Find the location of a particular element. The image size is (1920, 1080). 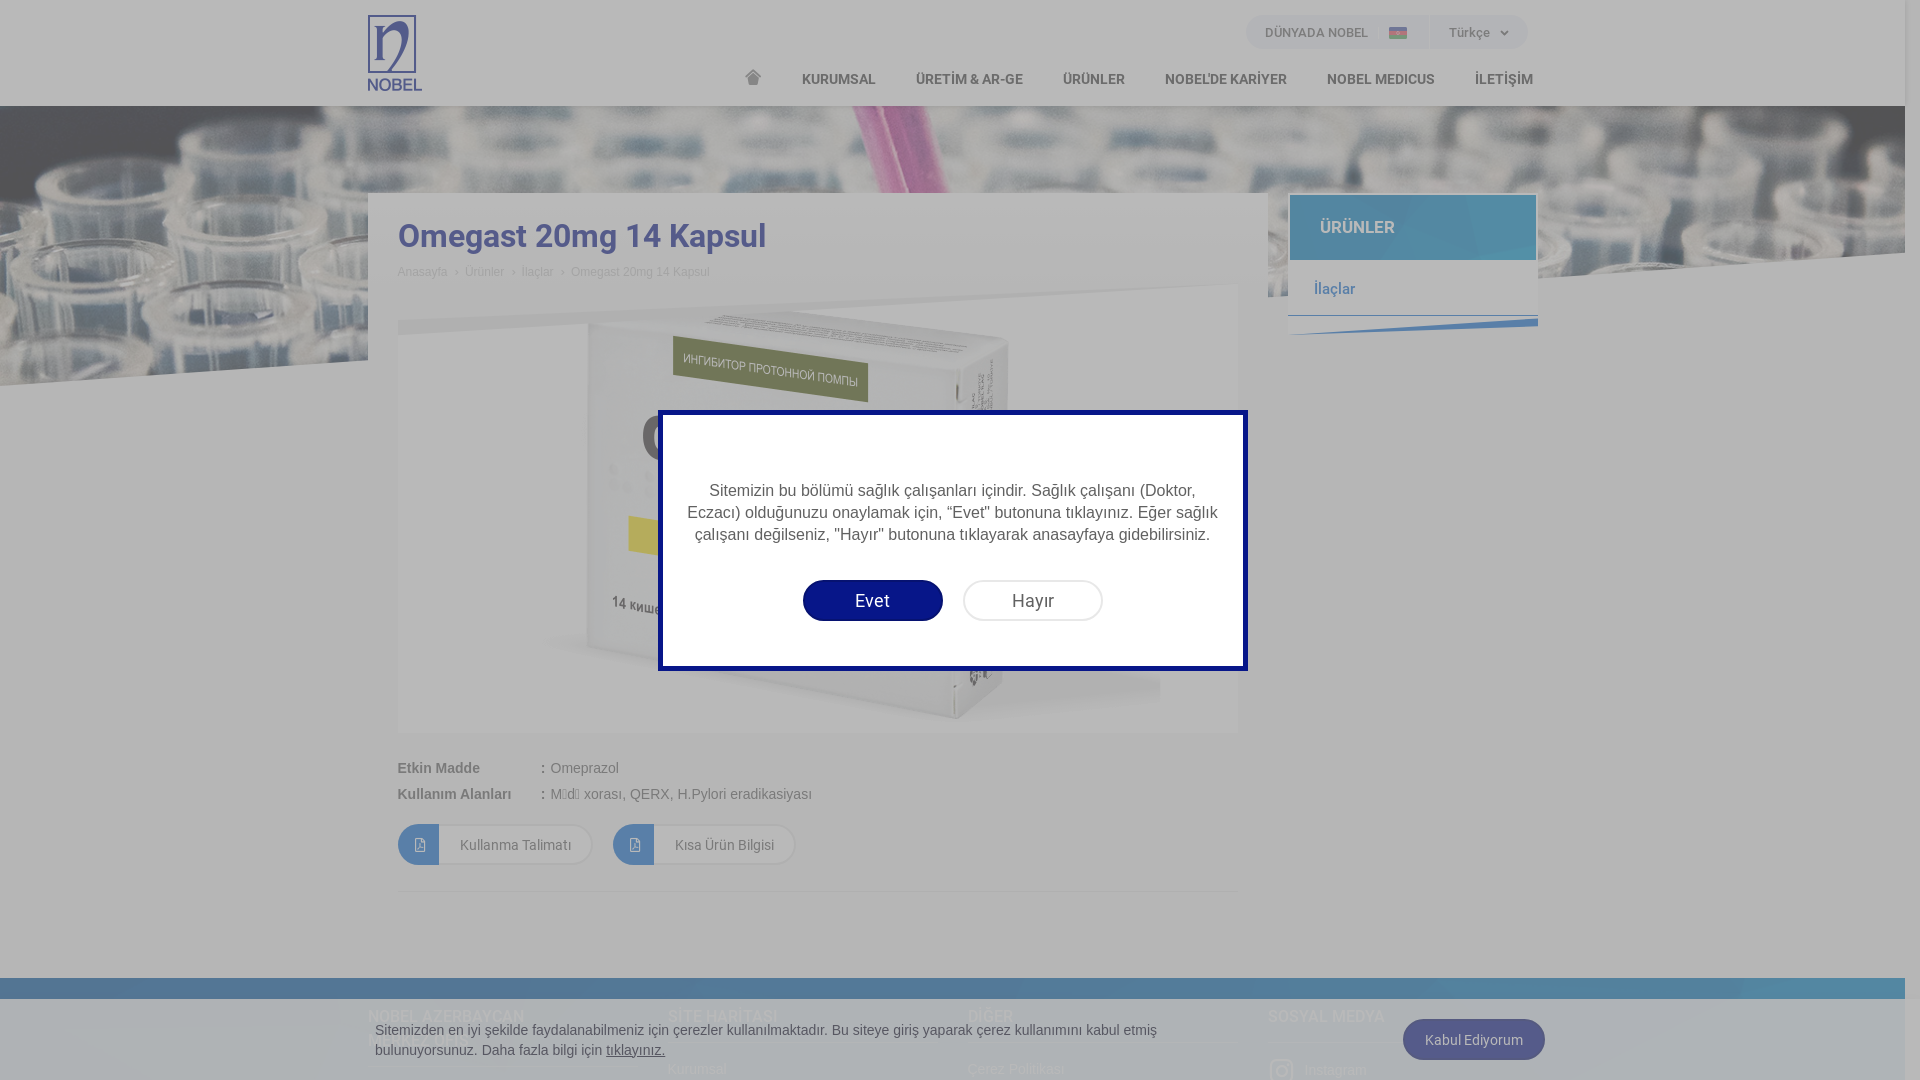

'Evet' is located at coordinates (872, 599).